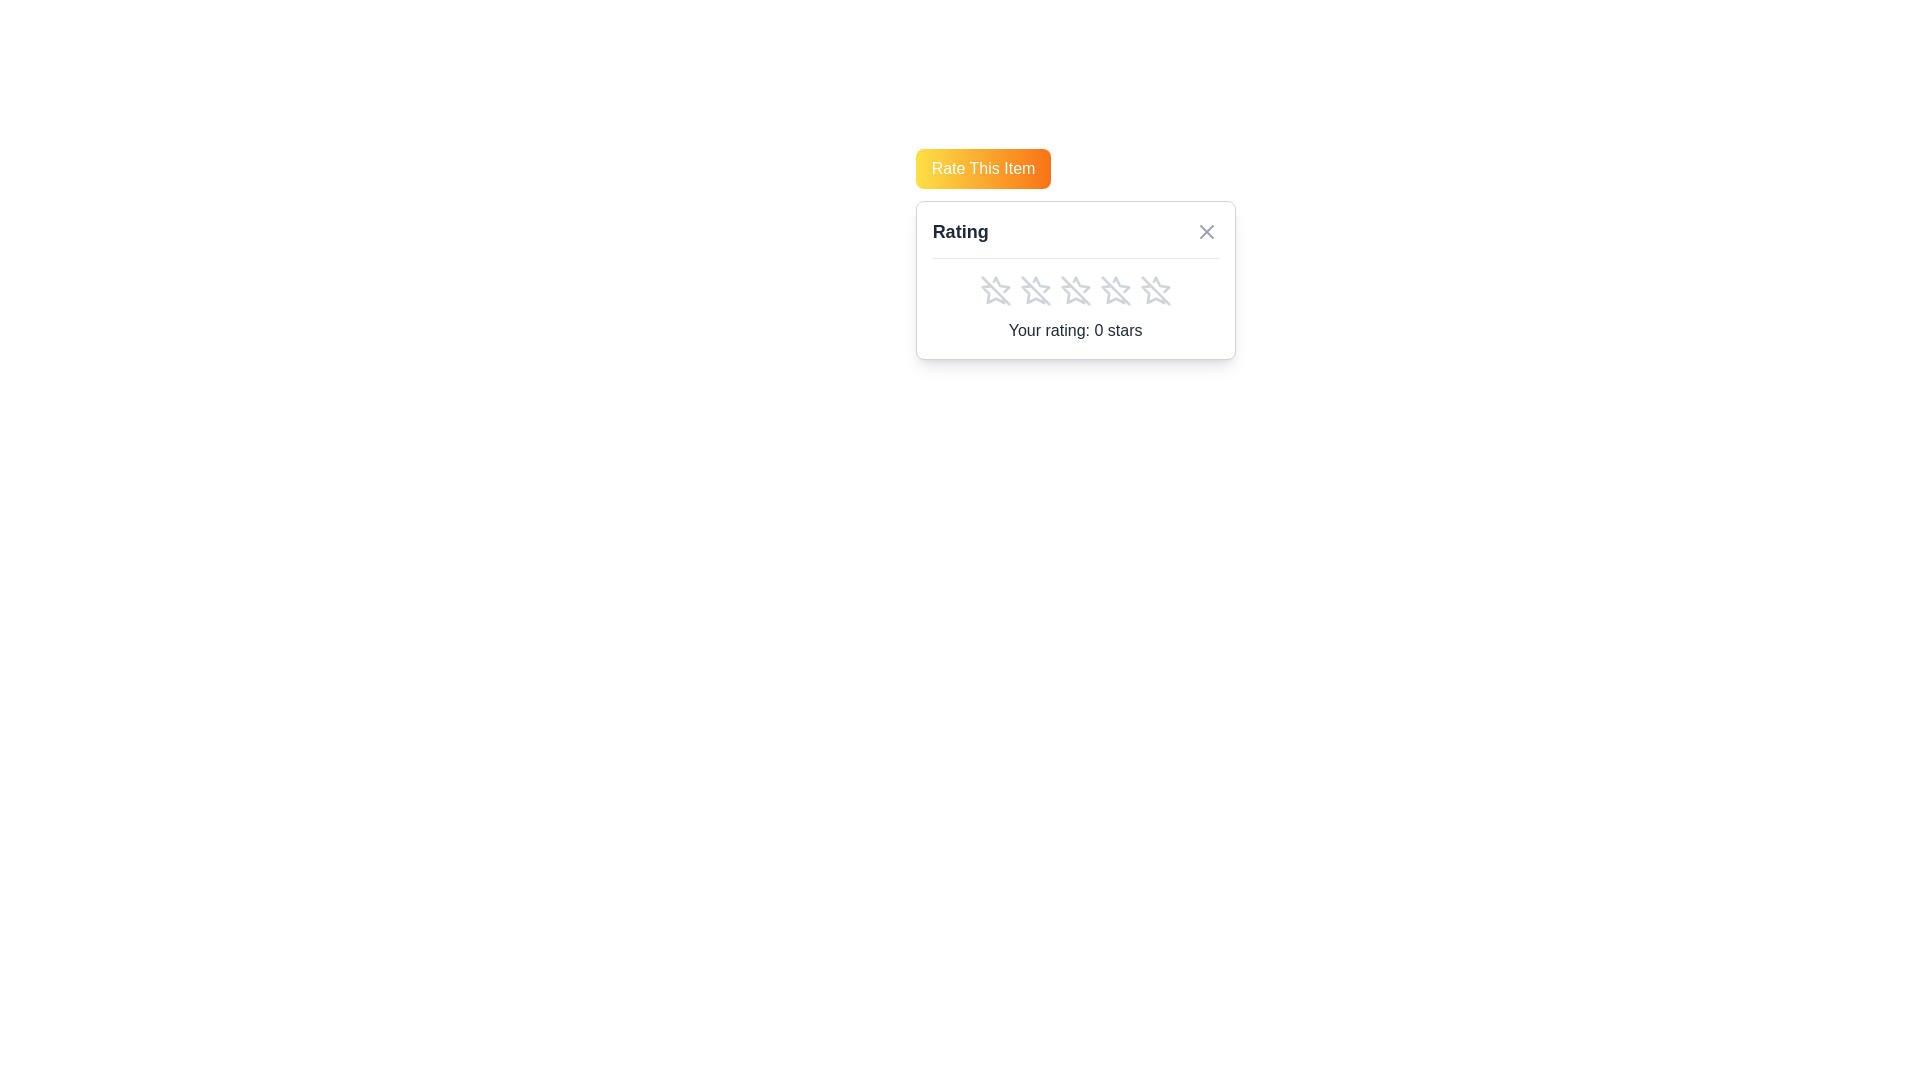 Image resolution: width=1920 pixels, height=1080 pixels. What do you see at coordinates (1035, 290) in the screenshot?
I see `the second star icon from the left` at bounding box center [1035, 290].